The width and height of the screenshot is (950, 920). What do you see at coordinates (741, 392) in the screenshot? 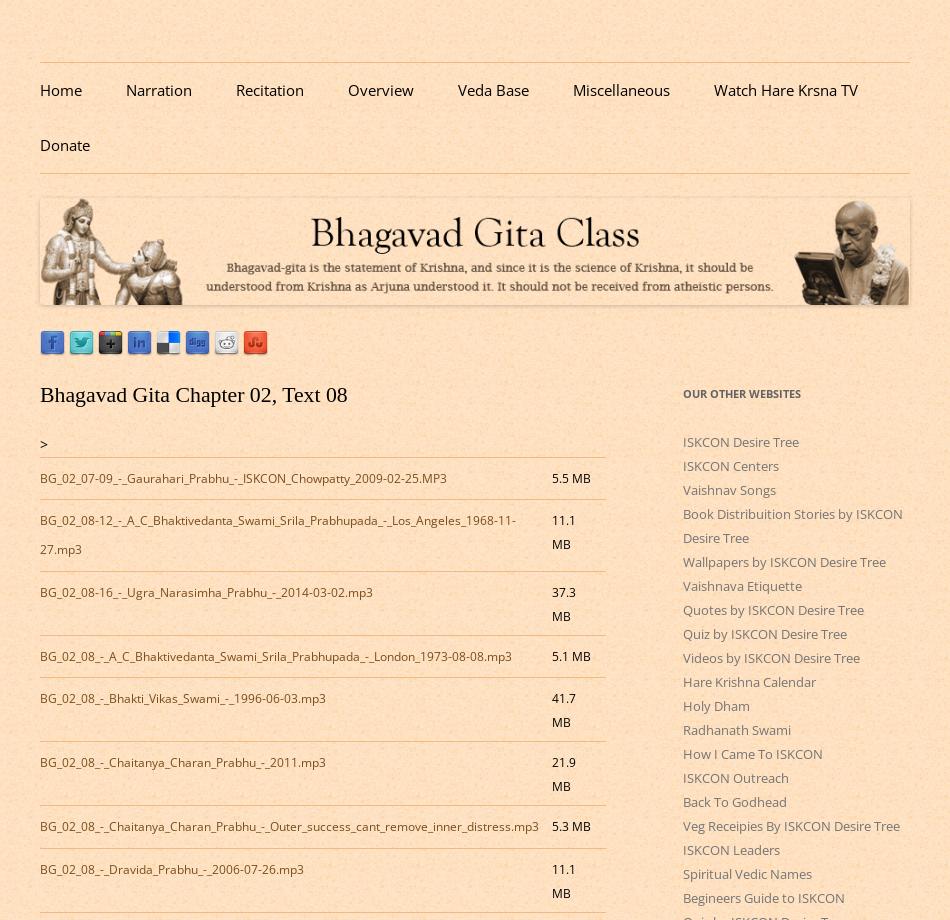
I see `'Our Other Websites'` at bounding box center [741, 392].